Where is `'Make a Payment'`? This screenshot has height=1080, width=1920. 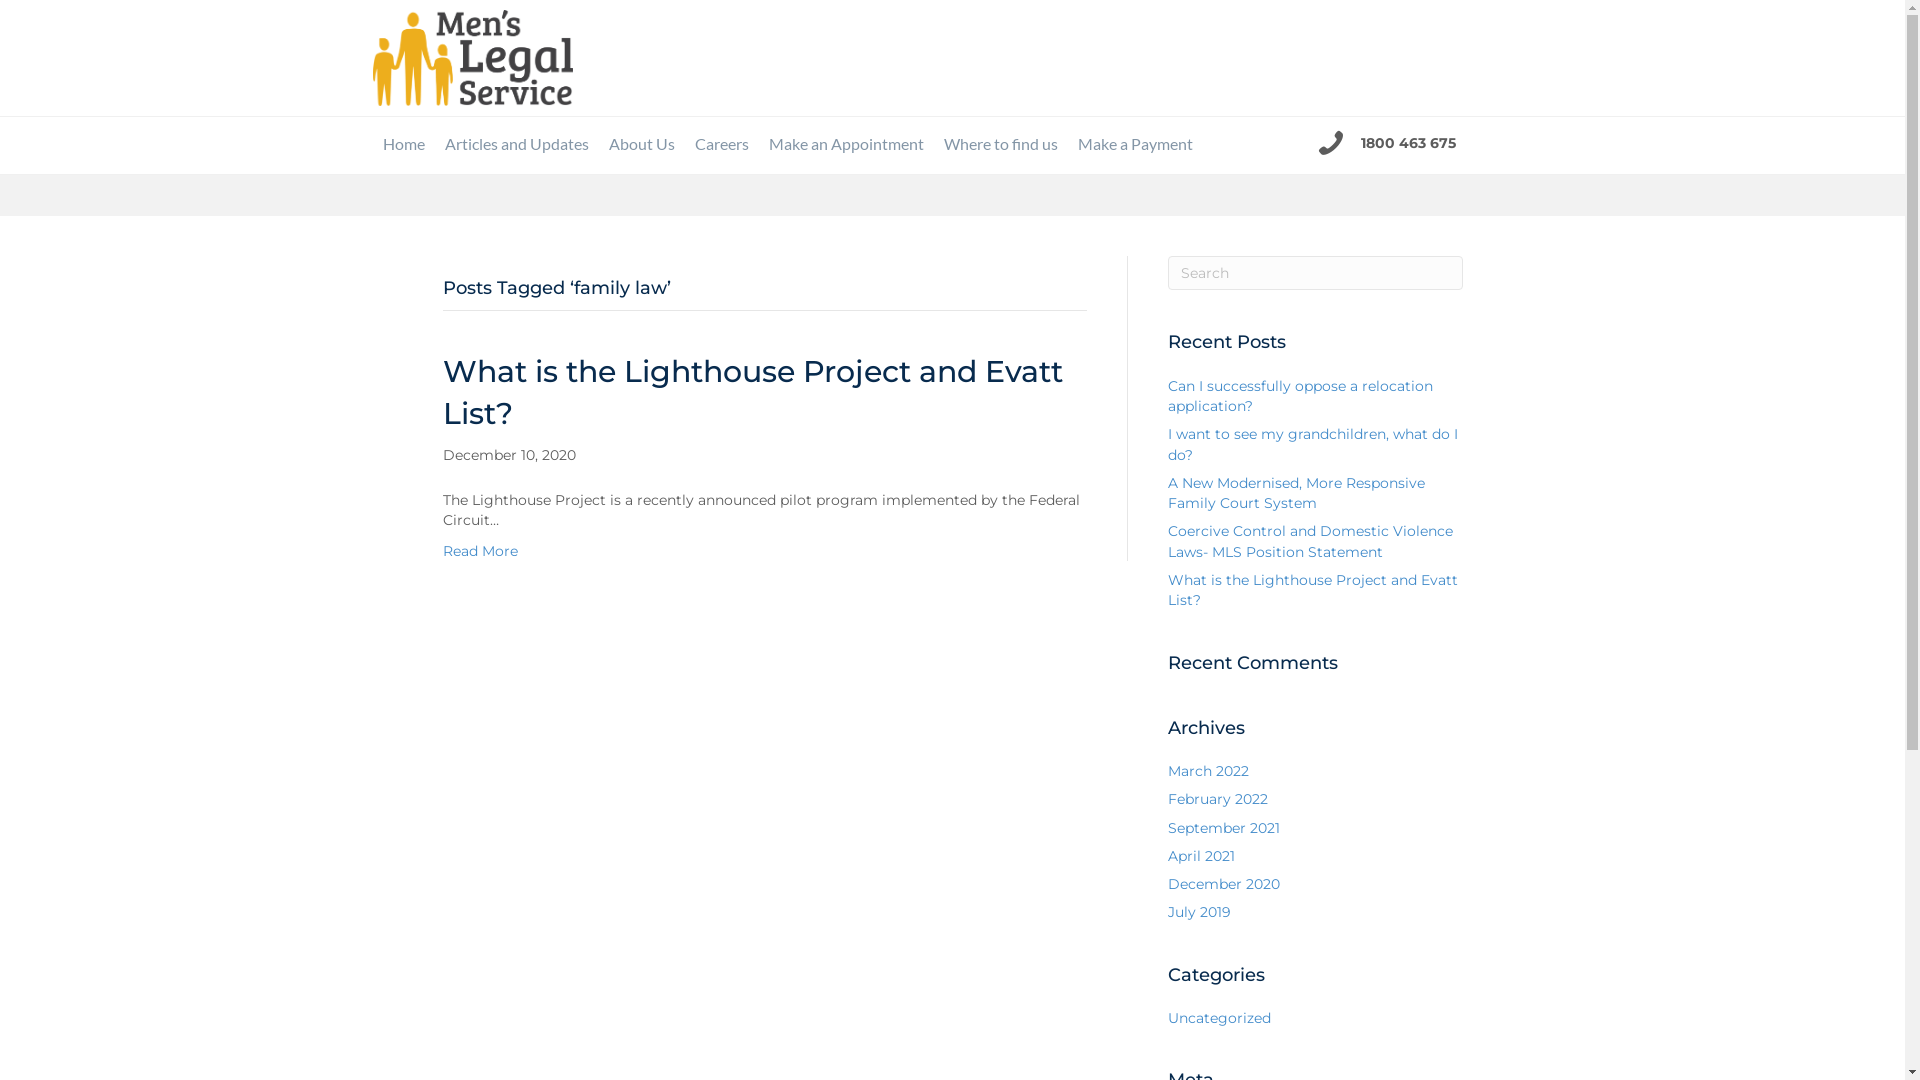
'Make a Payment' is located at coordinates (1135, 142).